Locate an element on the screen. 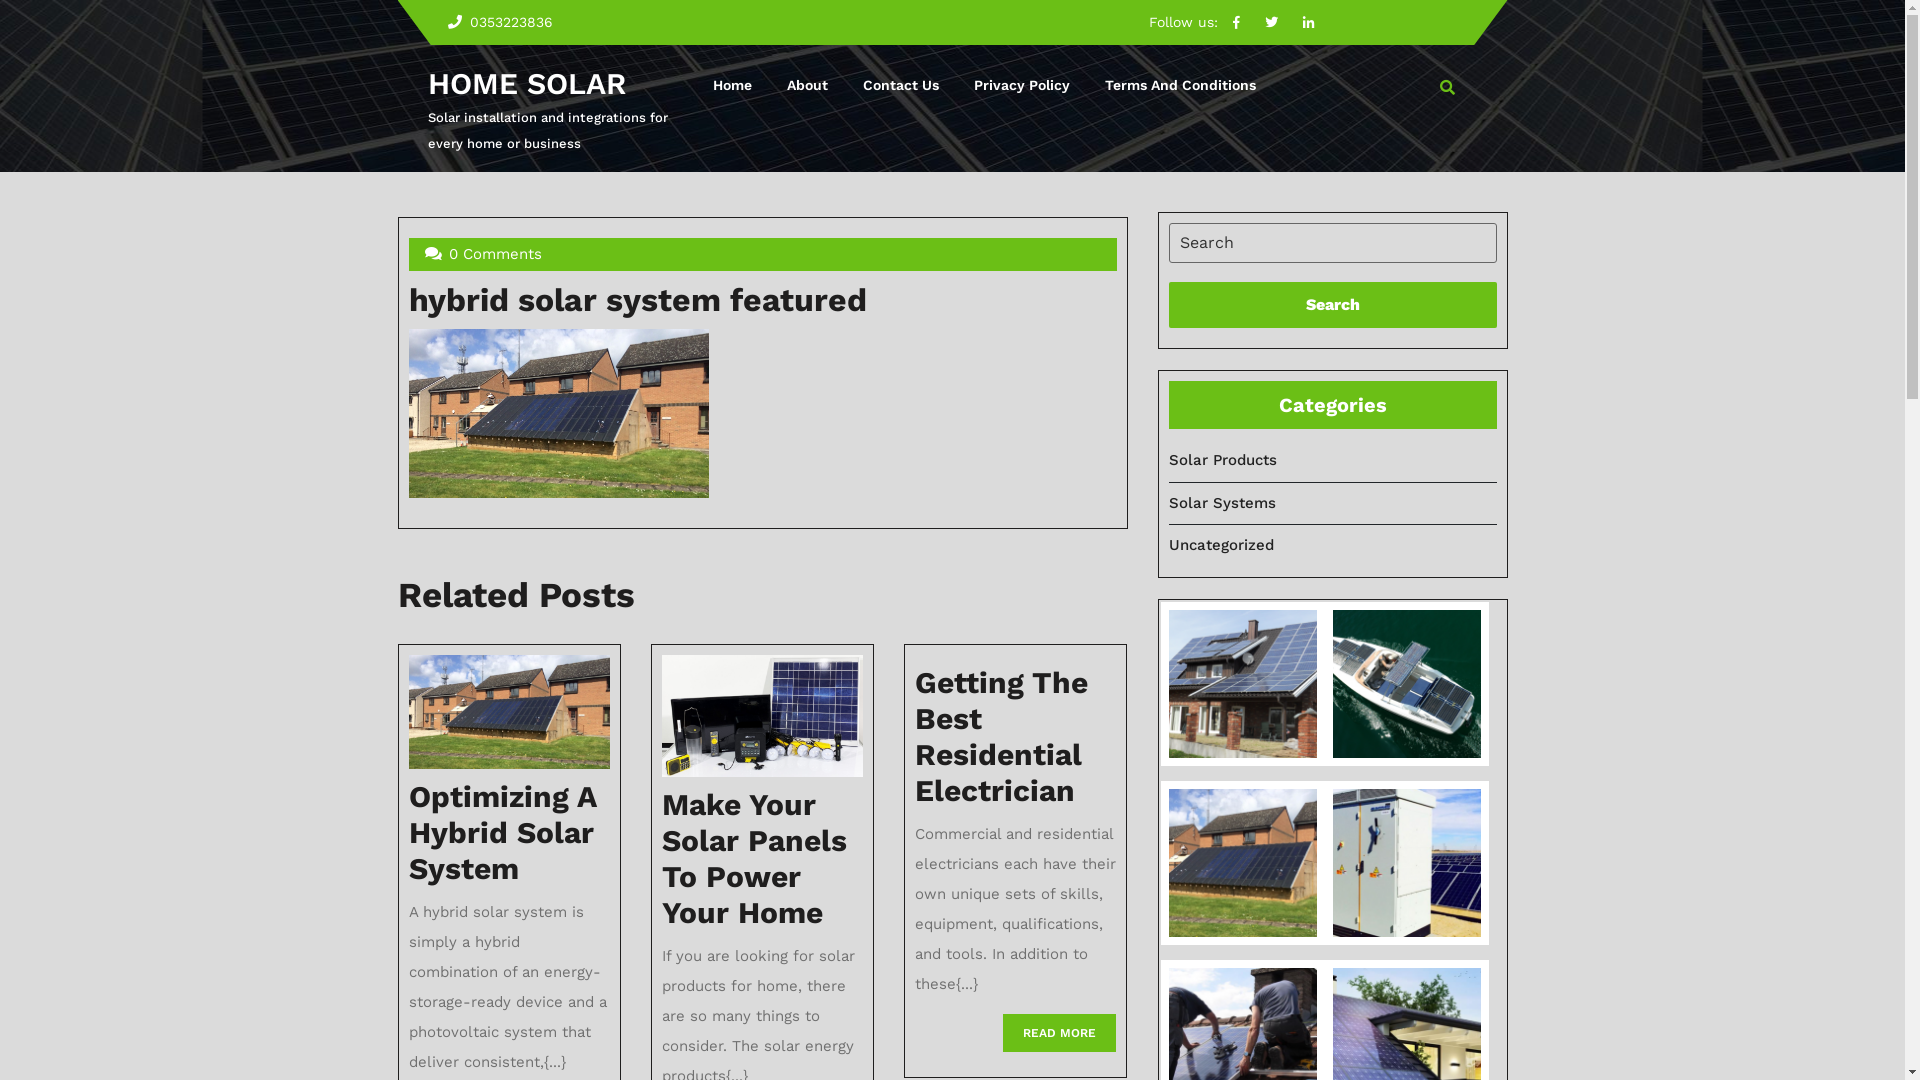 The width and height of the screenshot is (1920, 1080). 'Twitter' is located at coordinates (1270, 21).